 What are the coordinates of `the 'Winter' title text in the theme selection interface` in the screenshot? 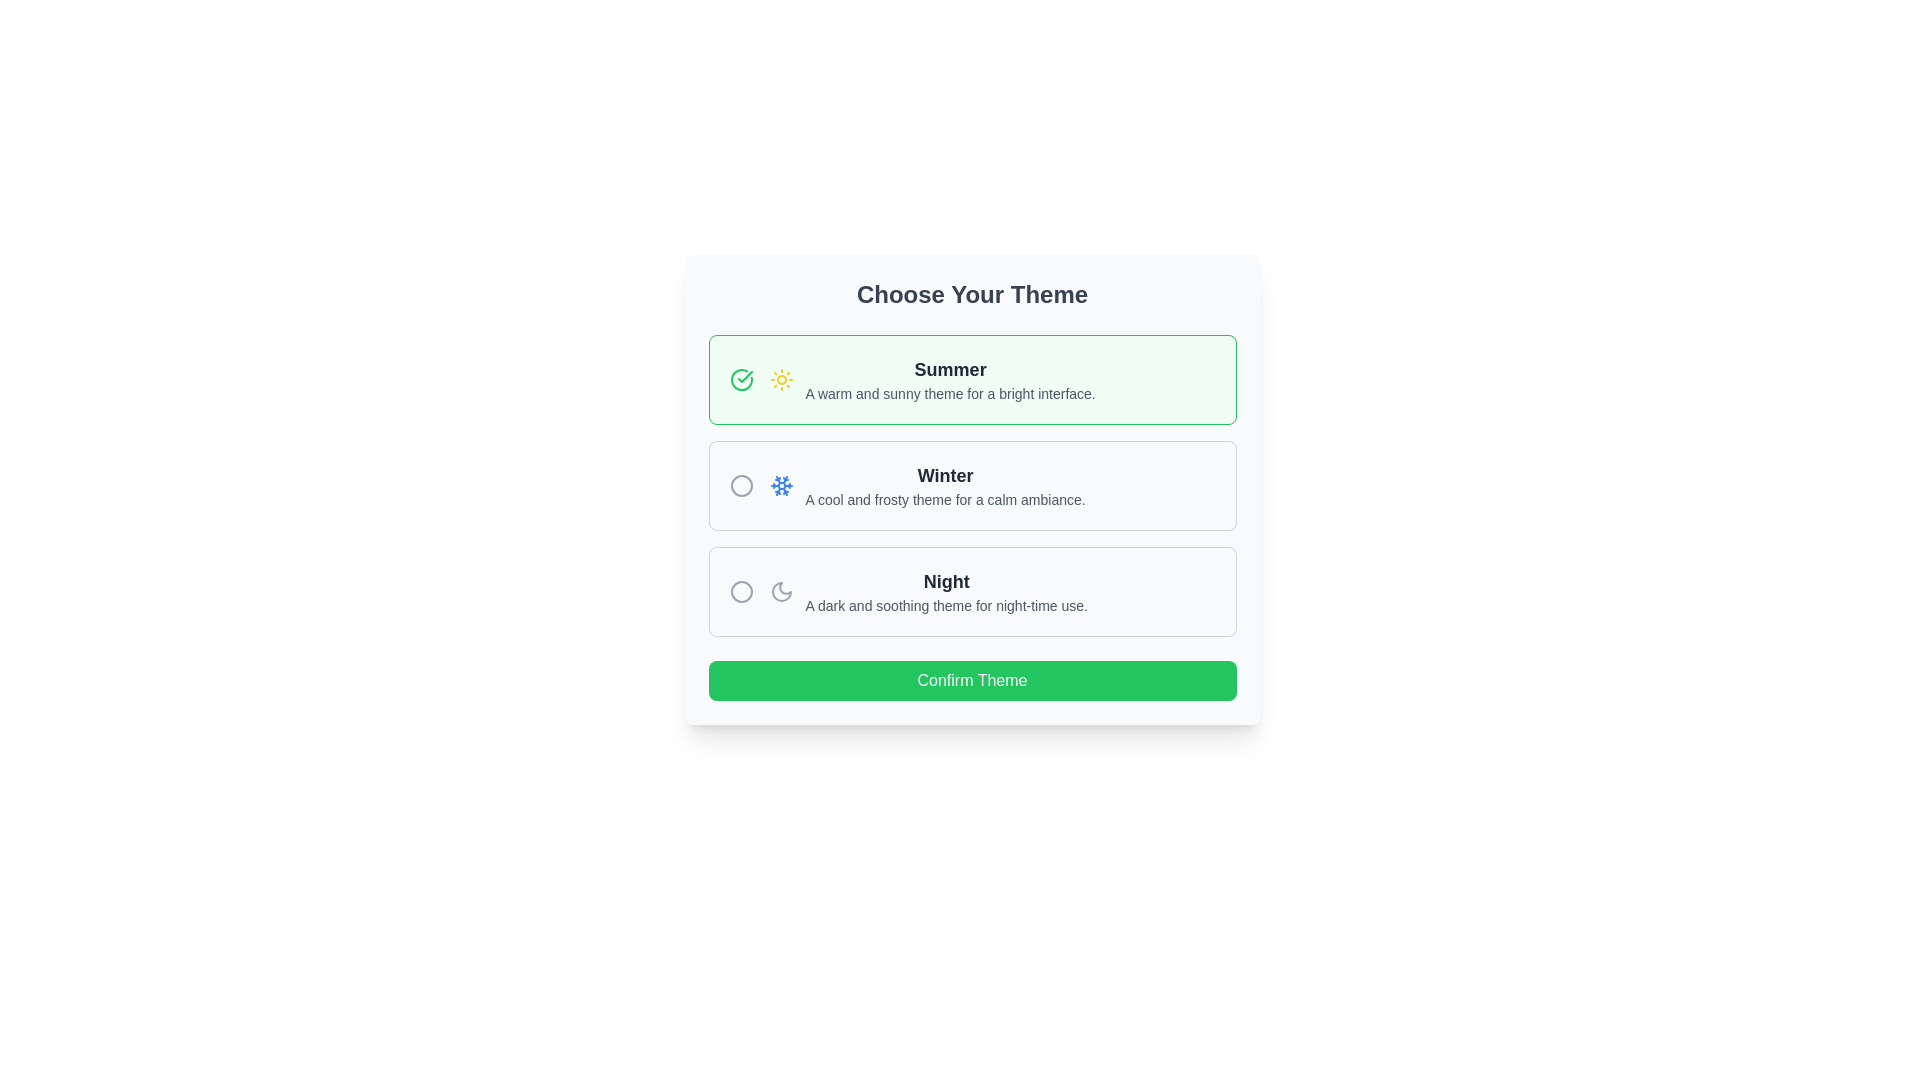 It's located at (944, 475).